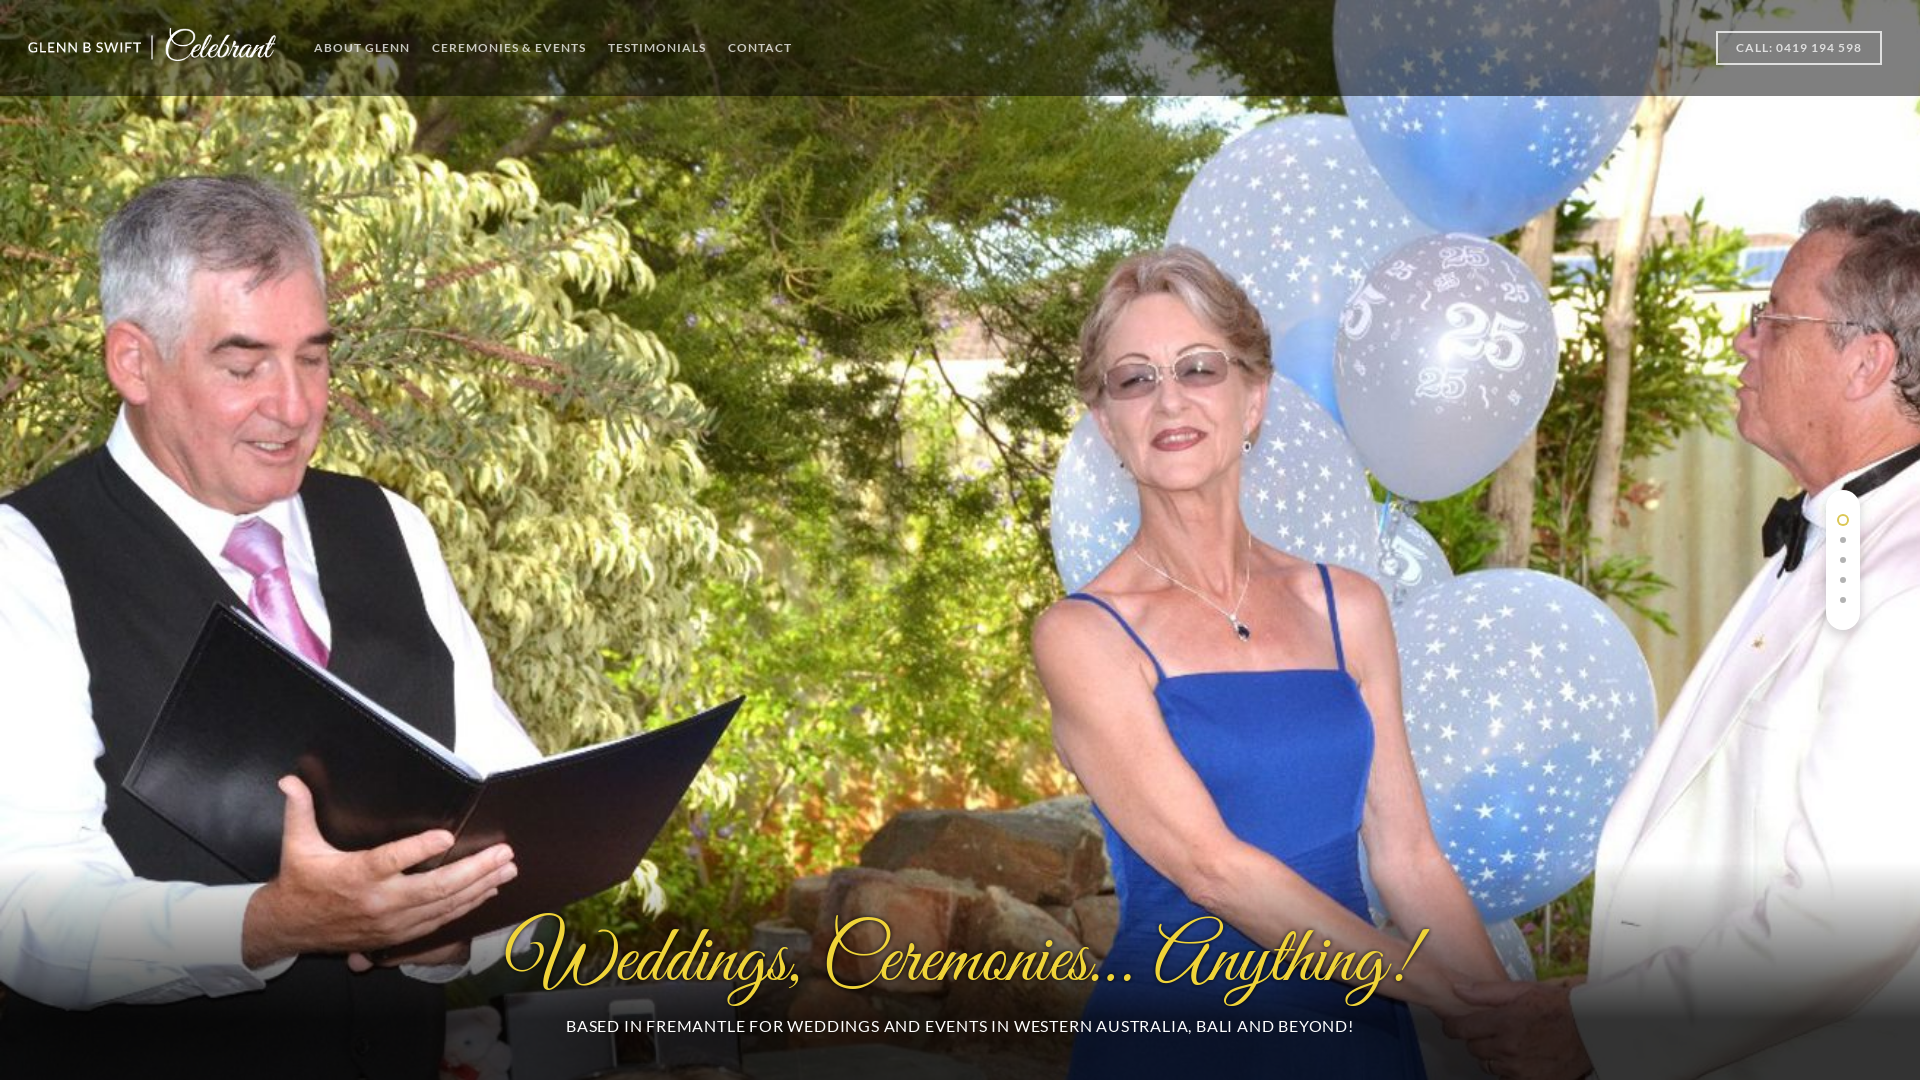 The height and width of the screenshot is (1080, 1920). Describe the element at coordinates (657, 49) in the screenshot. I see `'TESTIMONIALS'` at that location.